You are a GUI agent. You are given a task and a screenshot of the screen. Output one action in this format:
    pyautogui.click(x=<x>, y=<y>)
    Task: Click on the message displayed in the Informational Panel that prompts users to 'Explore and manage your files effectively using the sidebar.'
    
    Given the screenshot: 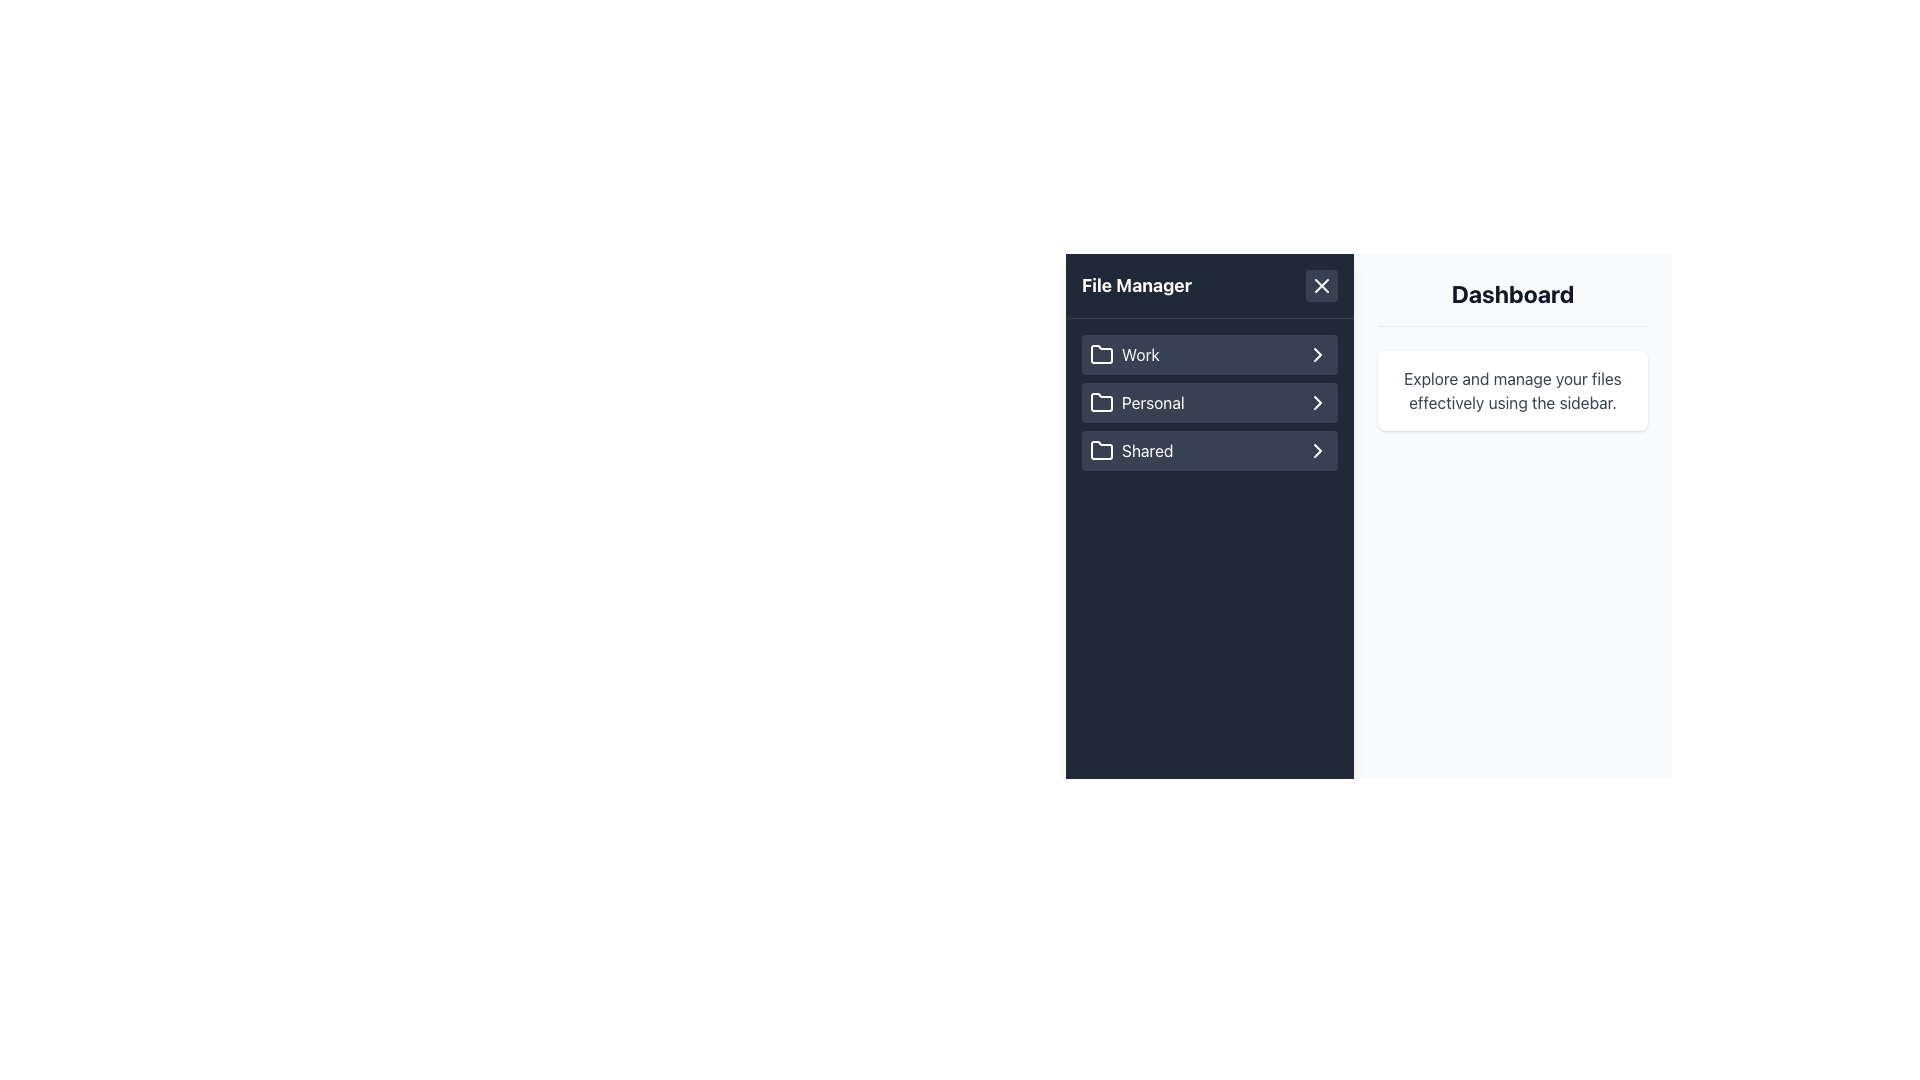 What is the action you would take?
    pyautogui.click(x=1512, y=390)
    